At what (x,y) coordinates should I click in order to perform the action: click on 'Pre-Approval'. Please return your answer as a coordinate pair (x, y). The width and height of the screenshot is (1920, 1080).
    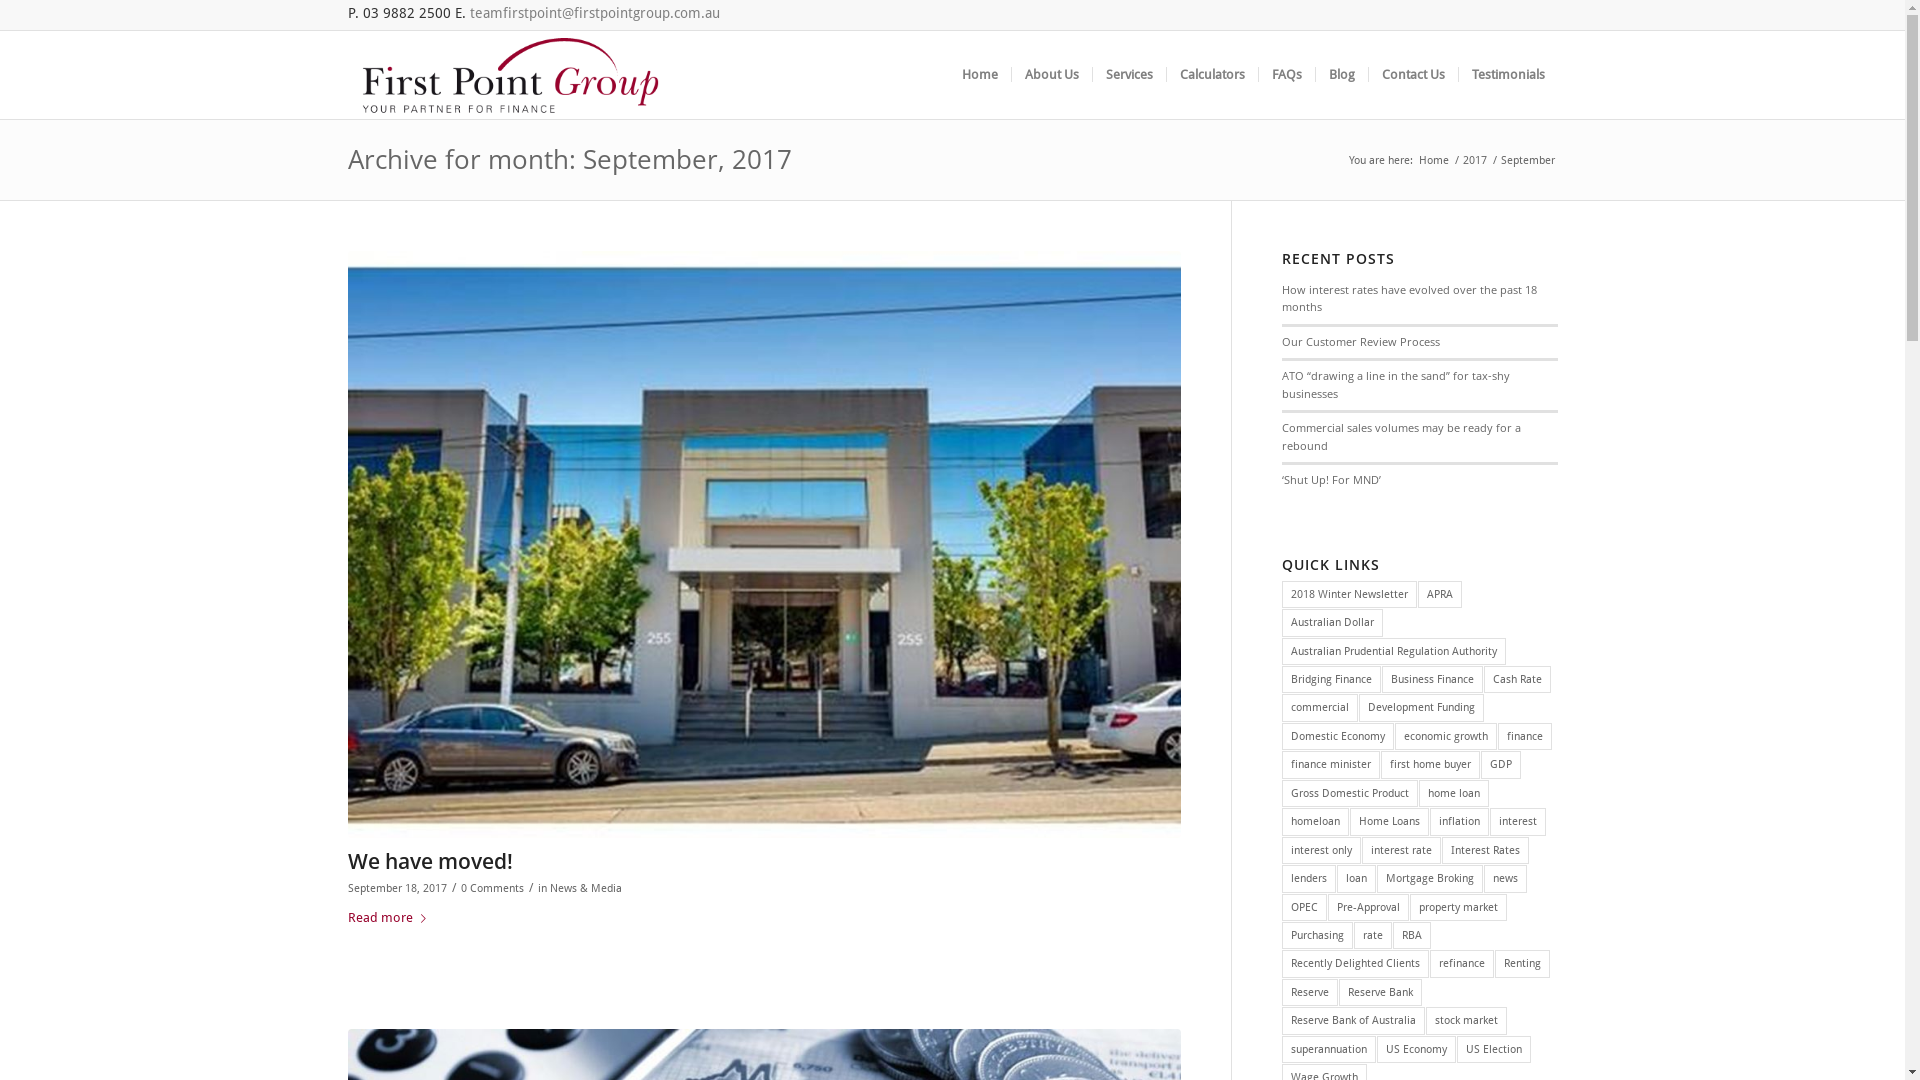
    Looking at the image, I should click on (1367, 907).